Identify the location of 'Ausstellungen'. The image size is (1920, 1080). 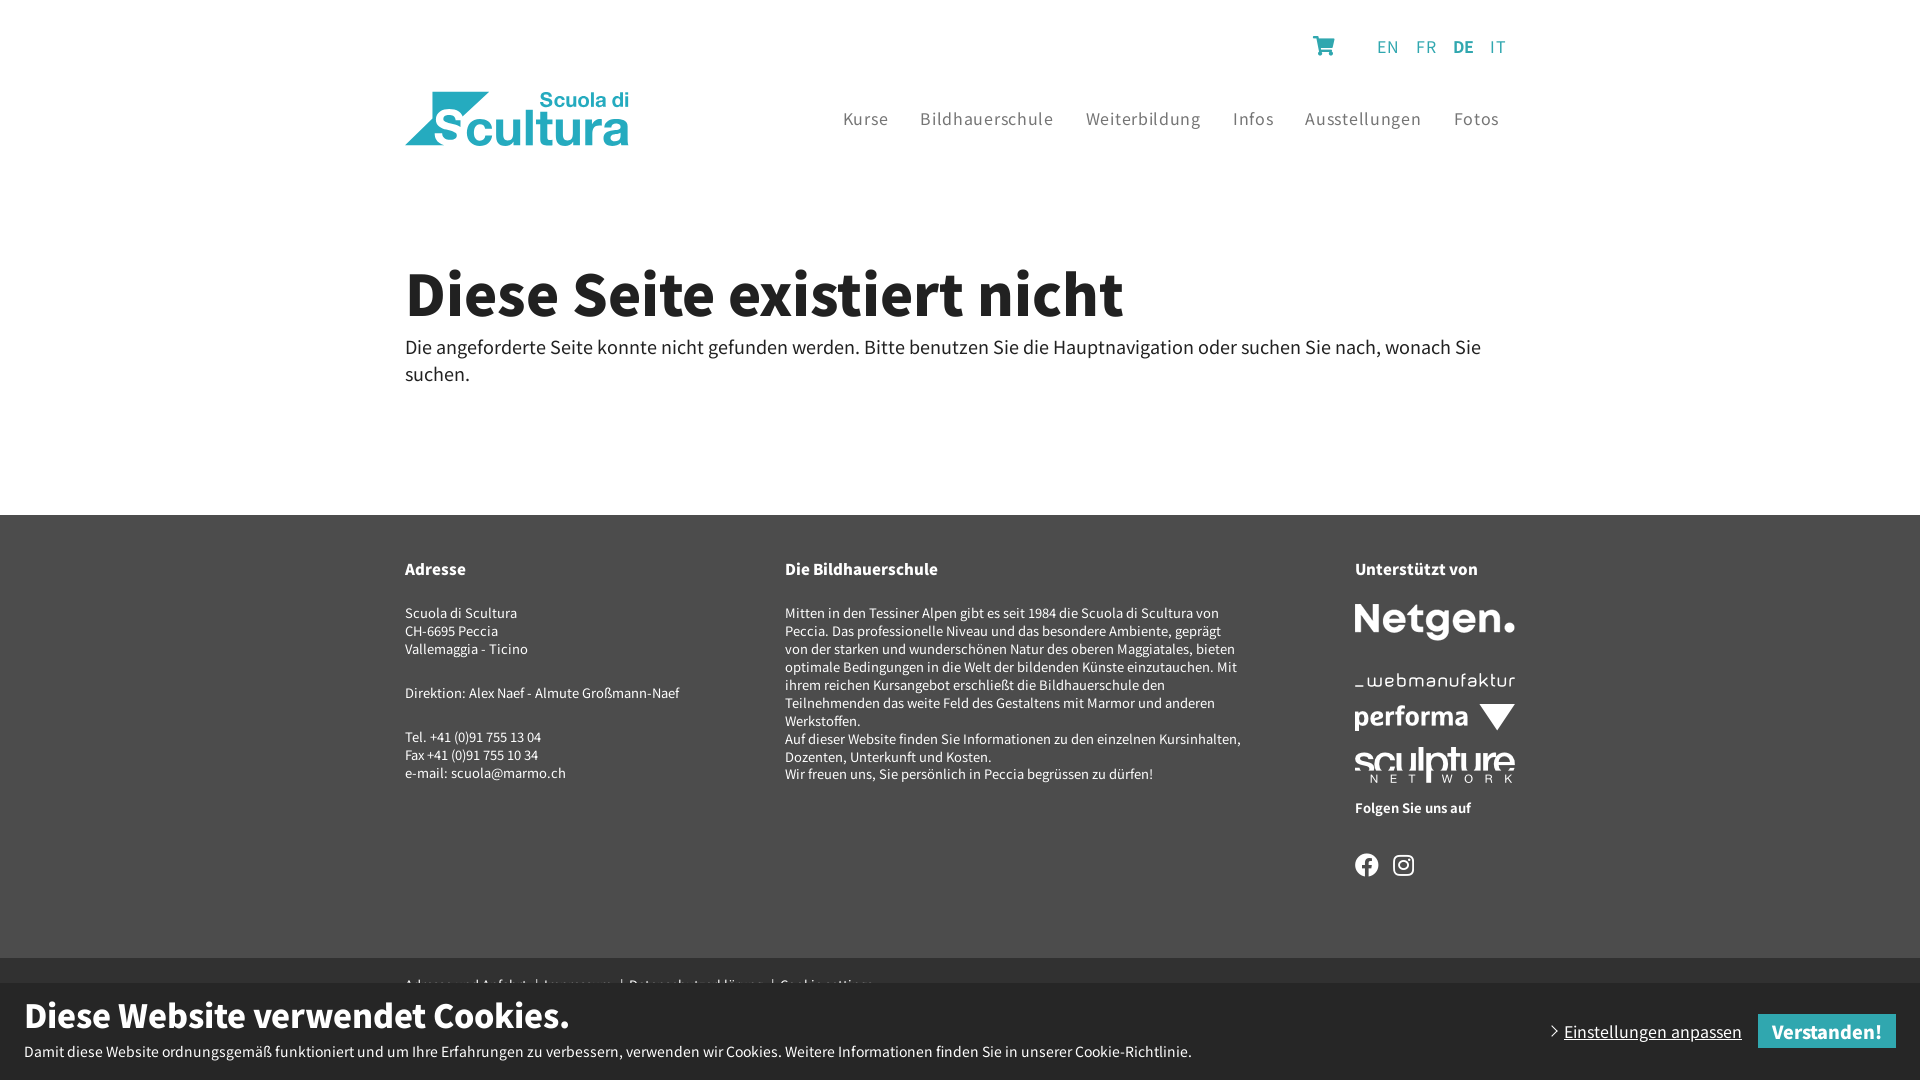
(1289, 118).